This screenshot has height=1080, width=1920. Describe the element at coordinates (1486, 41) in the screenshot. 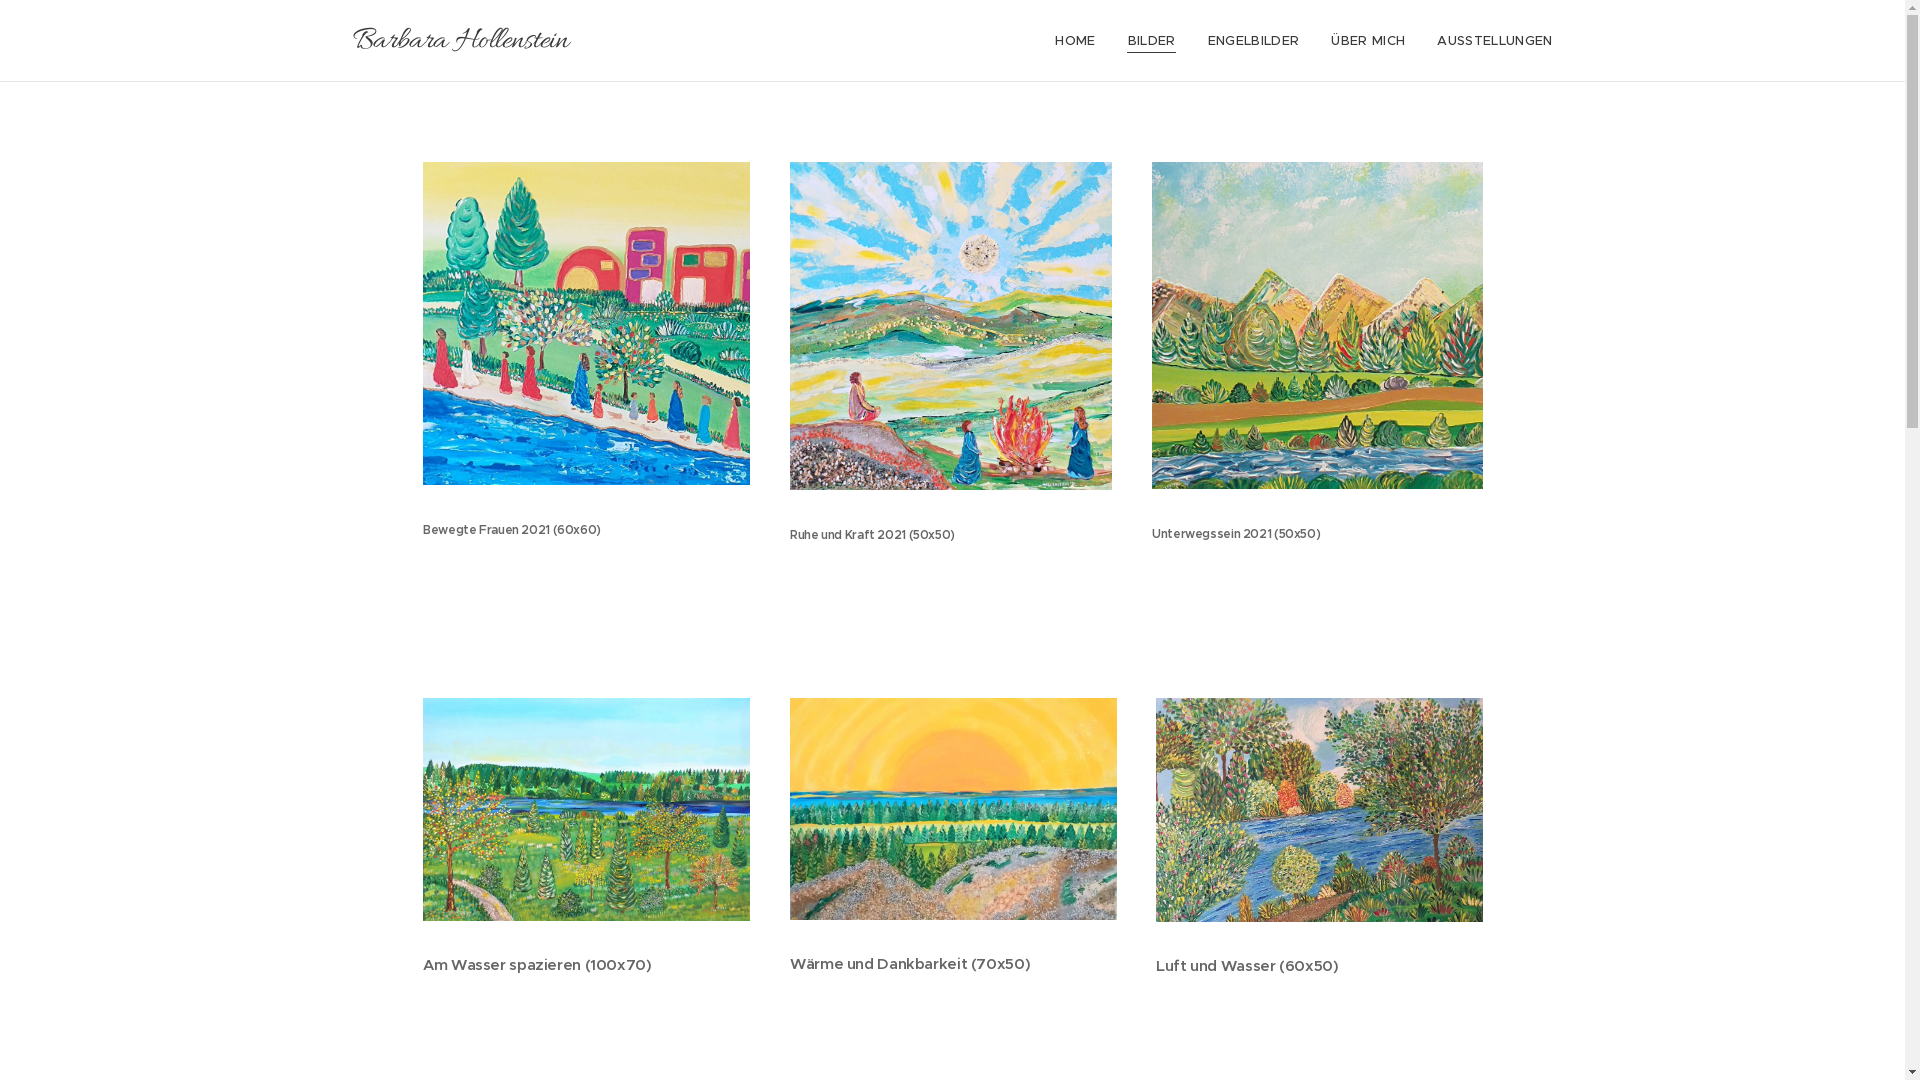

I see `'AUSSTELLUNGEN'` at that location.